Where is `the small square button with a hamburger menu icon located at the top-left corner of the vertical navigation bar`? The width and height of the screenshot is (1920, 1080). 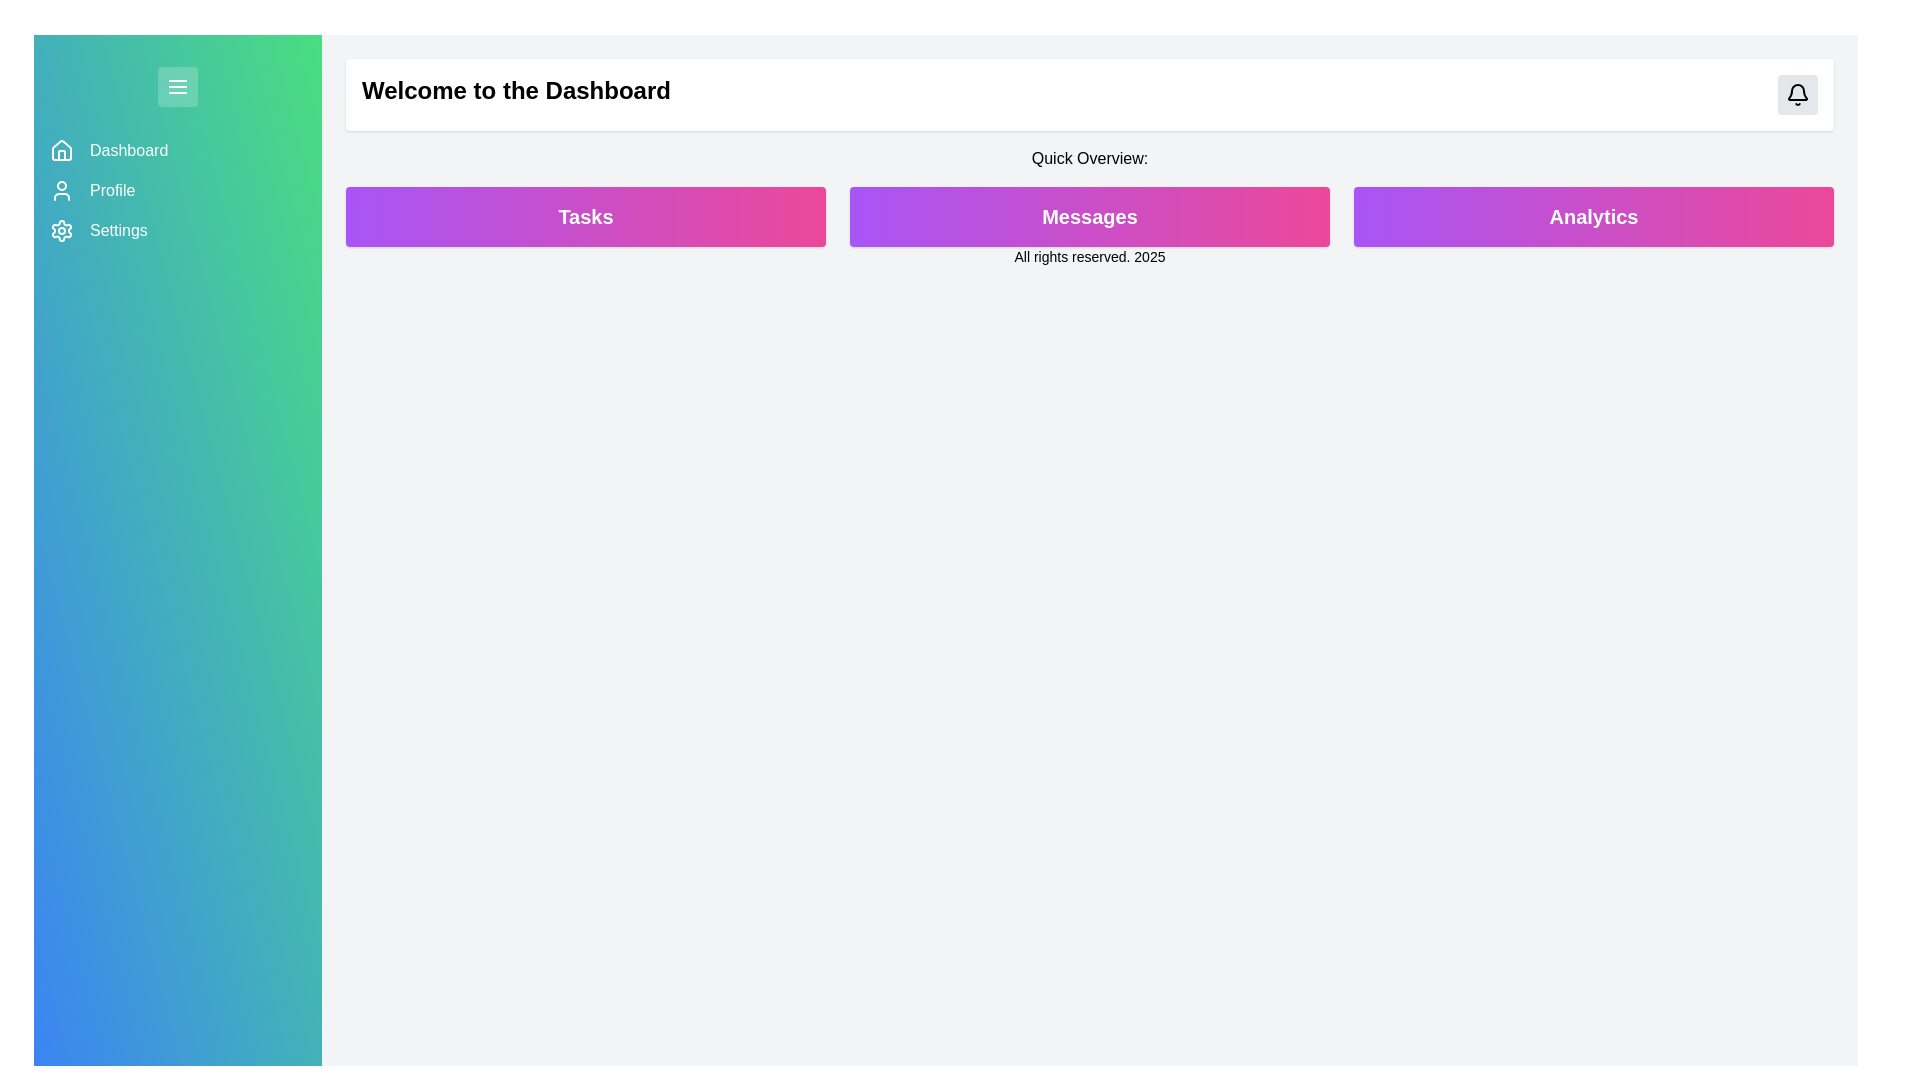
the small square button with a hamburger menu icon located at the top-left corner of the vertical navigation bar is located at coordinates (177, 86).